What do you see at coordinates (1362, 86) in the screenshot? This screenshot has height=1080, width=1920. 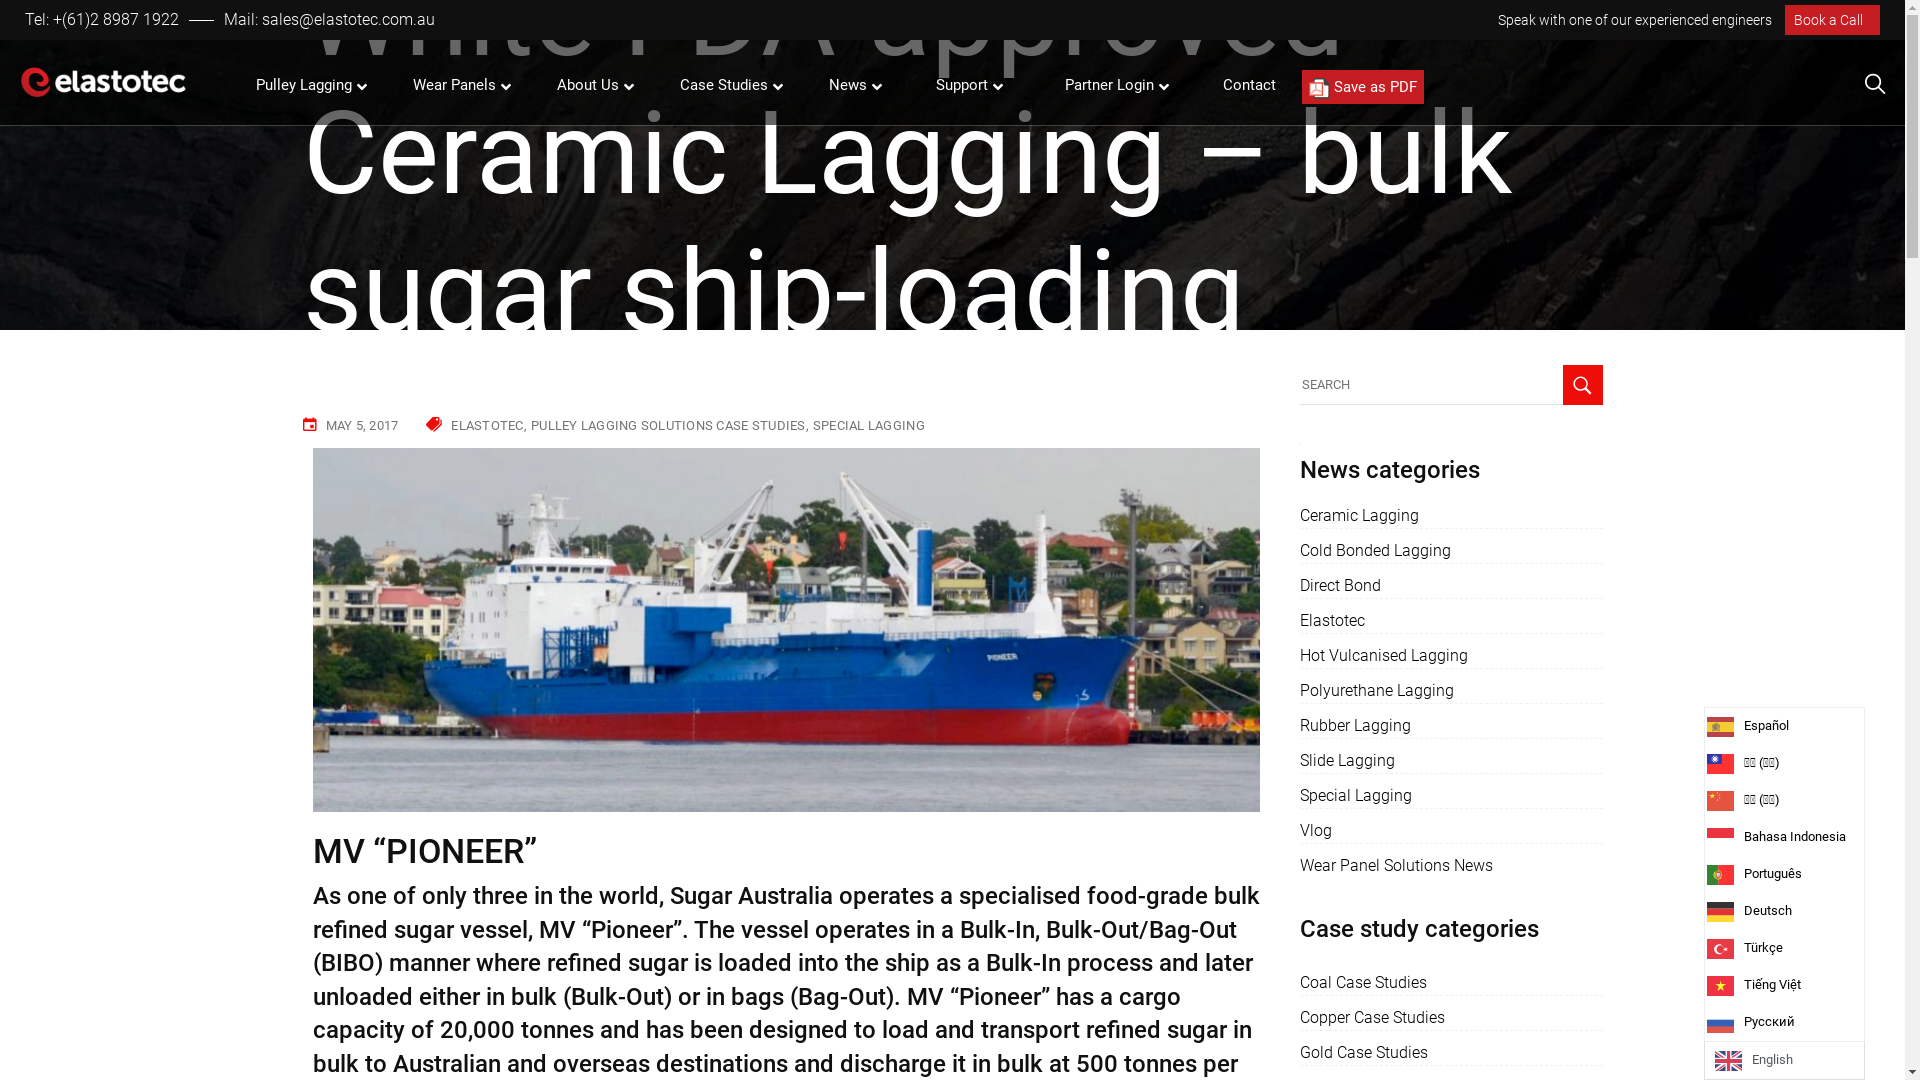 I see `' Save as PDF'` at bounding box center [1362, 86].